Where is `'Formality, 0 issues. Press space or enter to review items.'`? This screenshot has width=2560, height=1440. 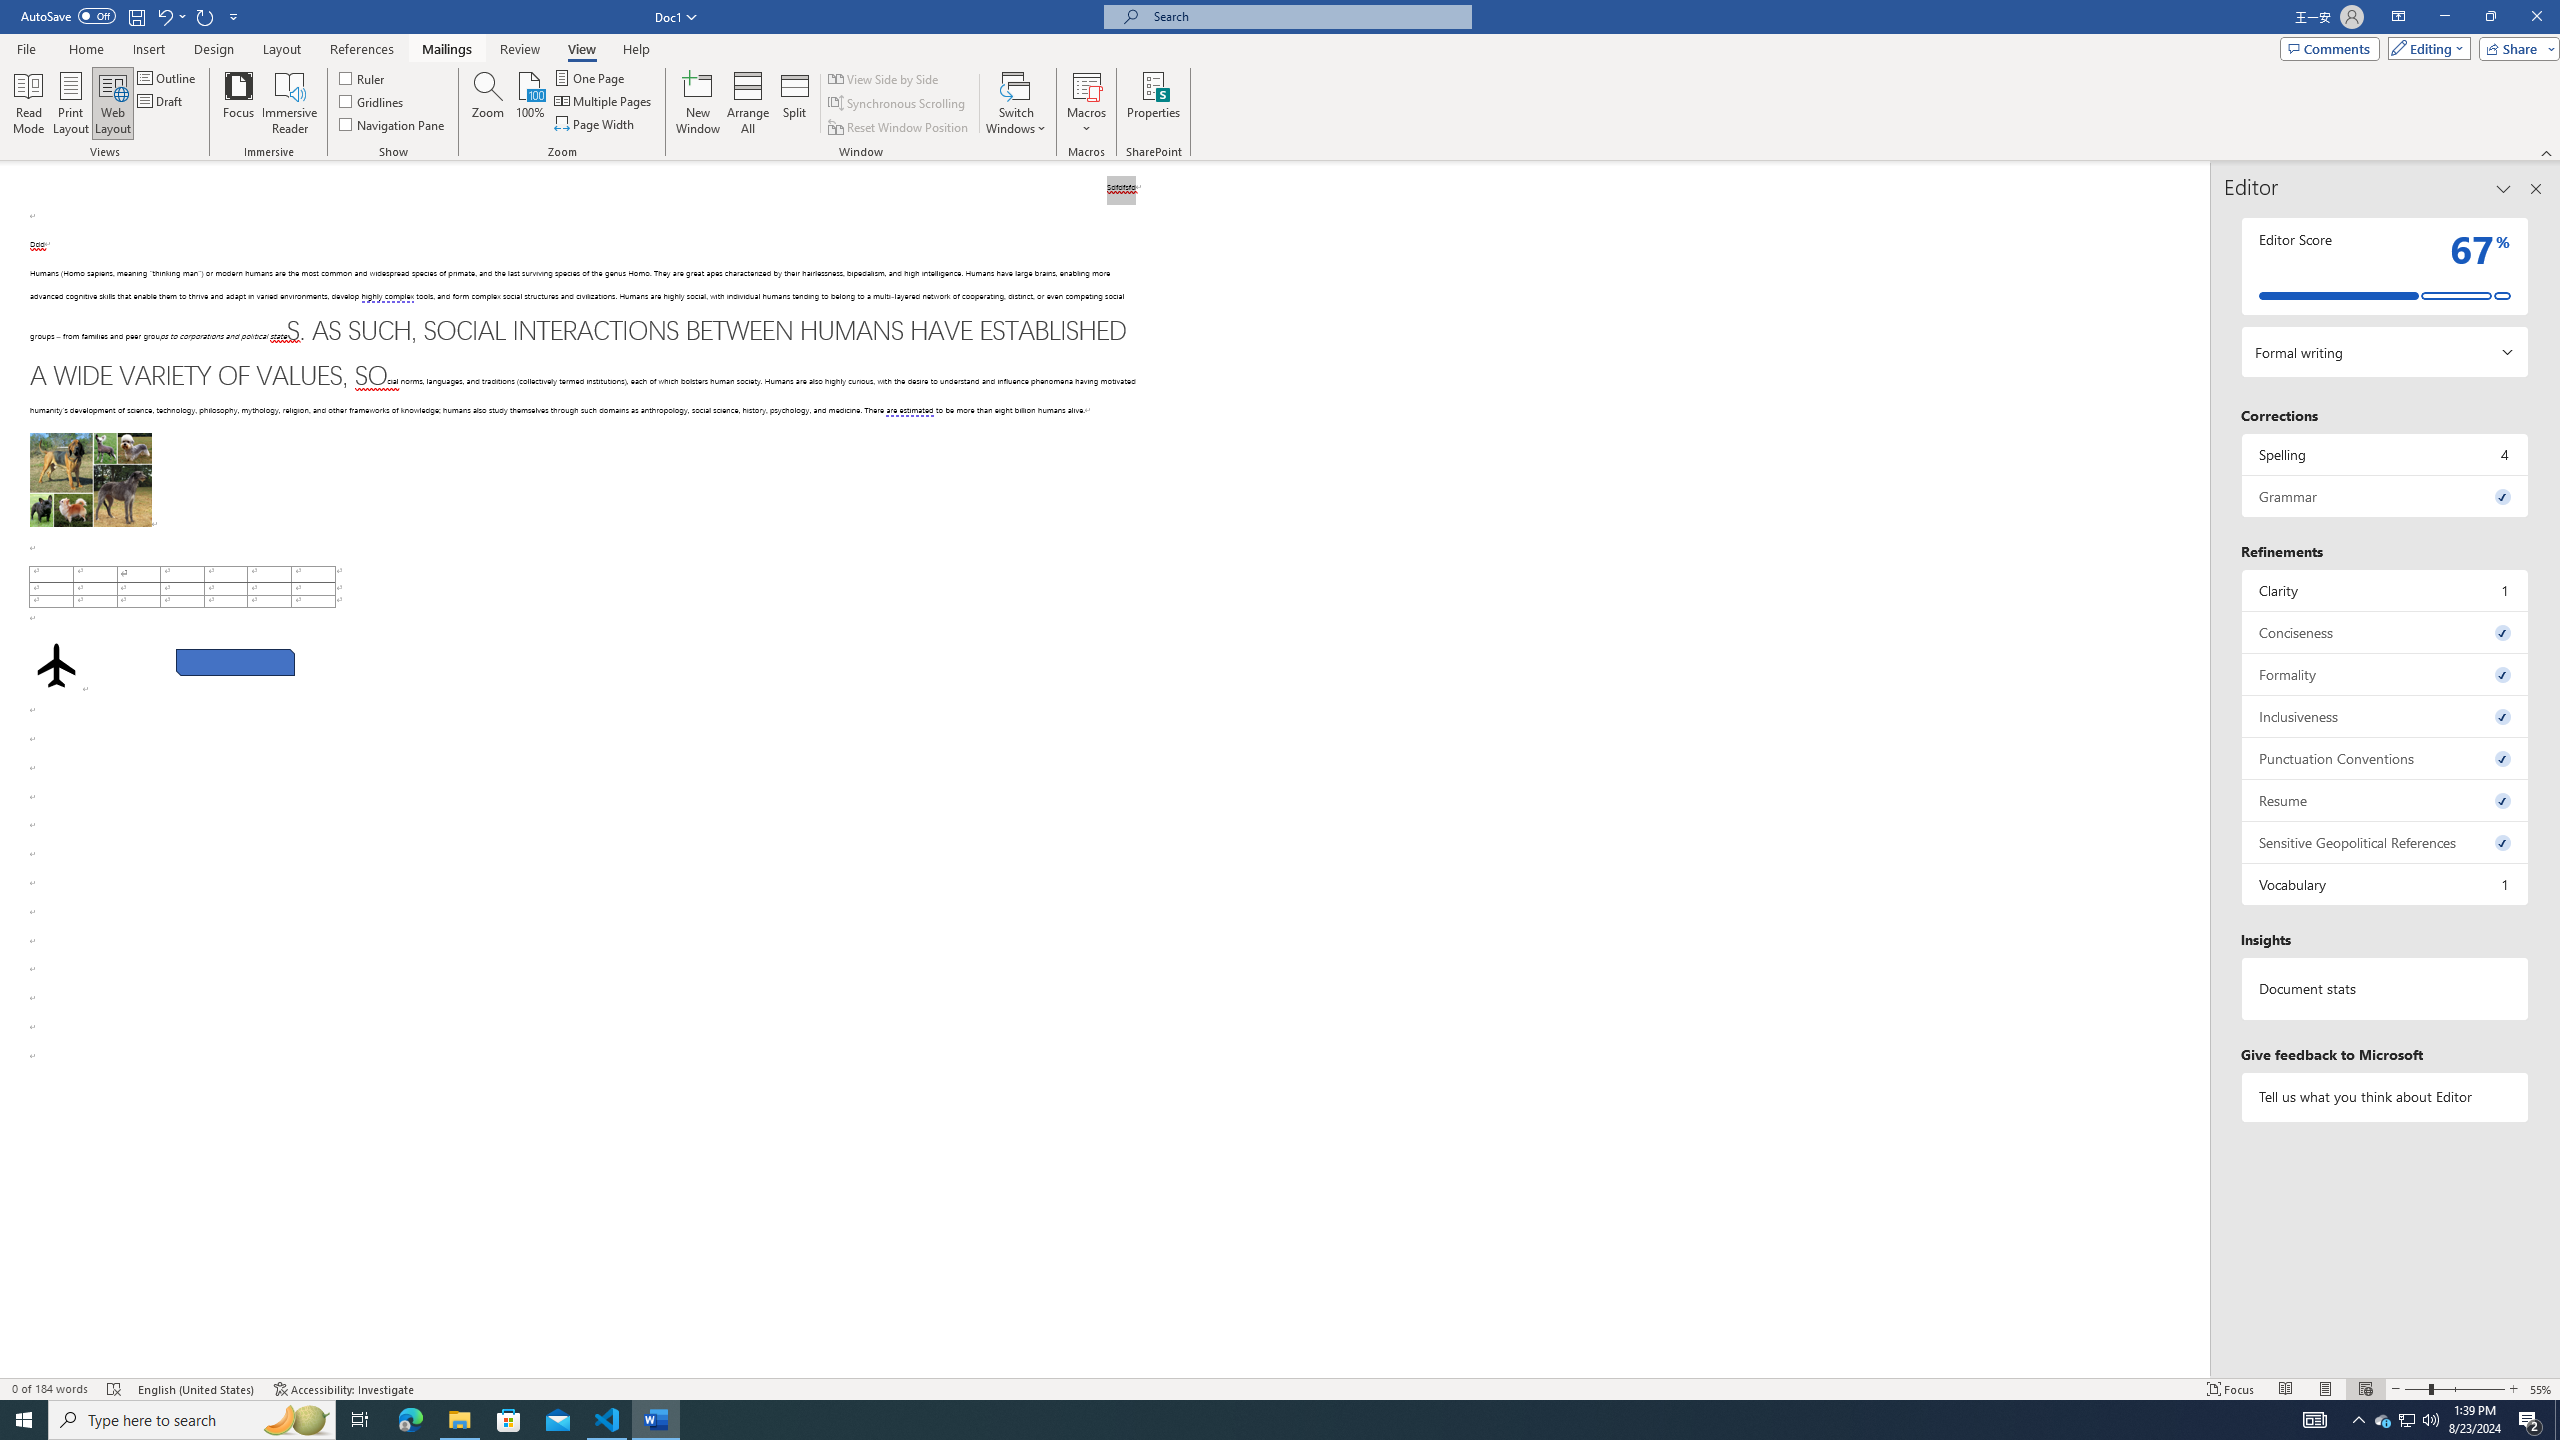 'Formality, 0 issues. Press space or enter to review items.' is located at coordinates (2384, 674).